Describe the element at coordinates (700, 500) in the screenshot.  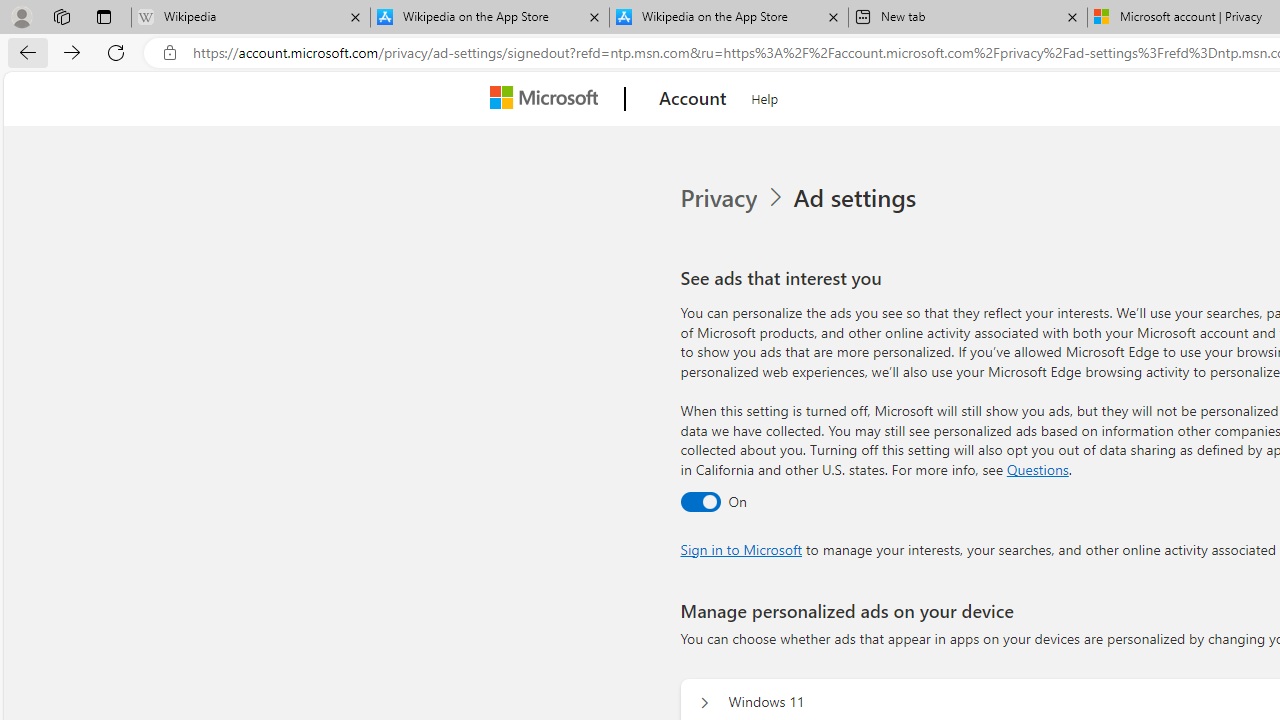
I see `'Ad settings toggle'` at that location.